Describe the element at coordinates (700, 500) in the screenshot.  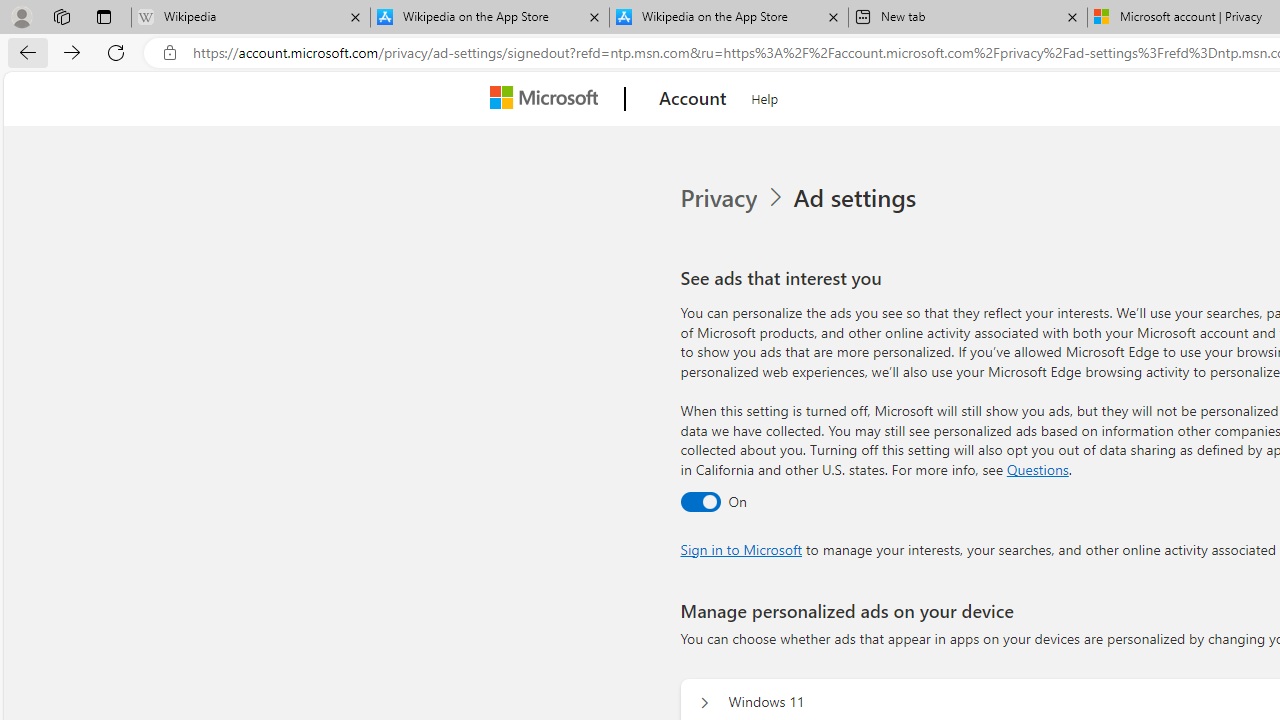
I see `'Ad settings toggle'` at that location.